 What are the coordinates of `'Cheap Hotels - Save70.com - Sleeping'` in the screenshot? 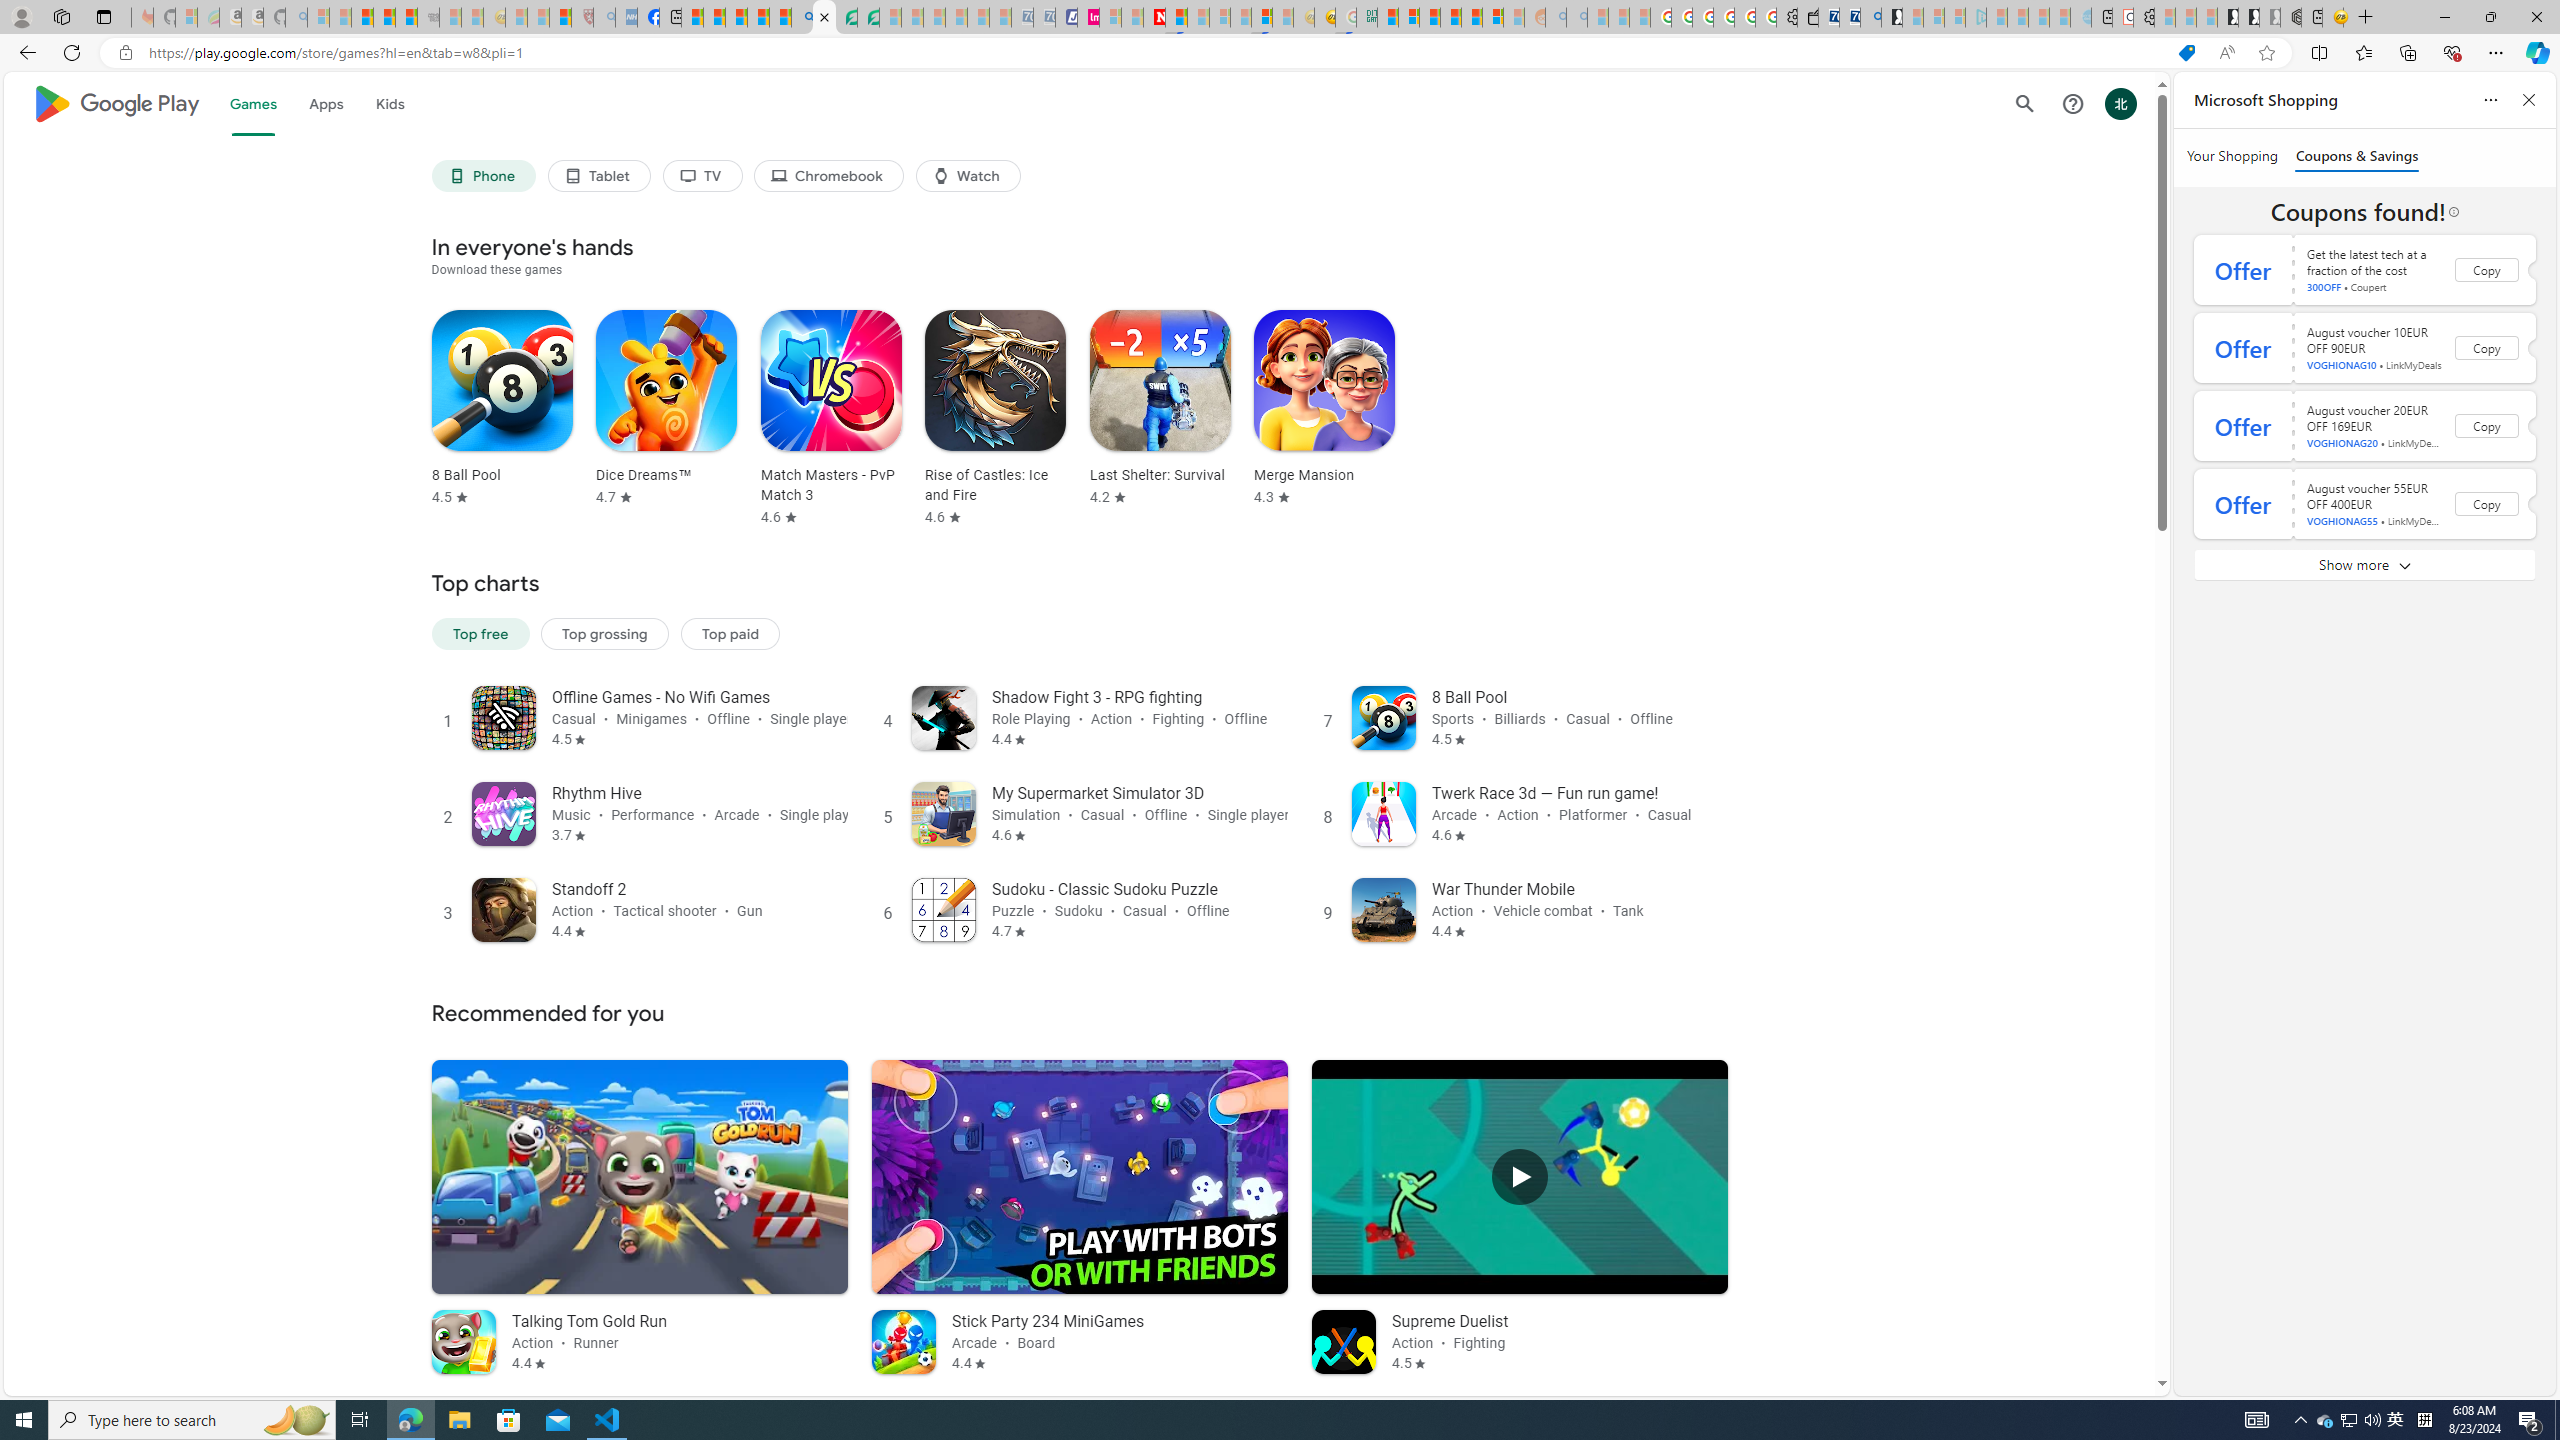 It's located at (1043, 16).